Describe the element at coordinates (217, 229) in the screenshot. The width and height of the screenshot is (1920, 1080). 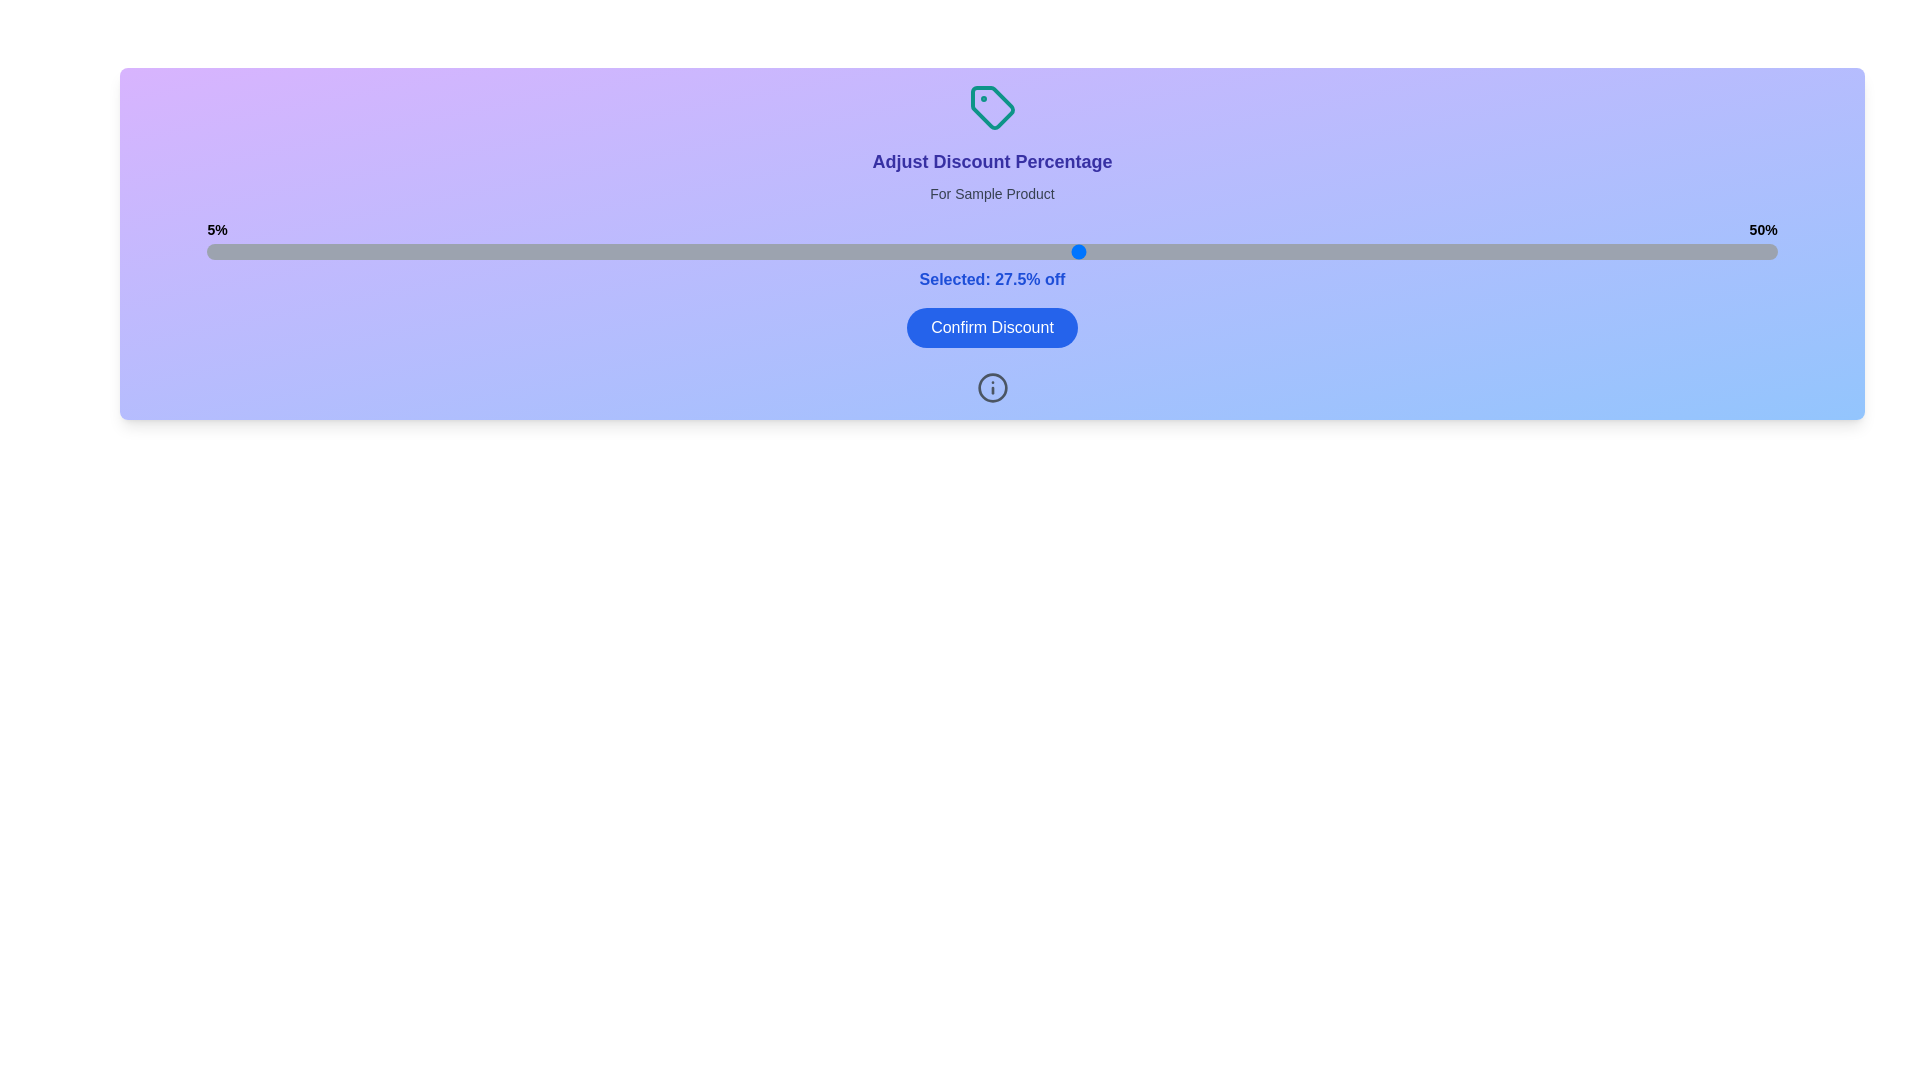
I see `the static label displaying '5%' which is positioned at the far-left end of the slider bar, serving as the starting percentage indicator` at that location.